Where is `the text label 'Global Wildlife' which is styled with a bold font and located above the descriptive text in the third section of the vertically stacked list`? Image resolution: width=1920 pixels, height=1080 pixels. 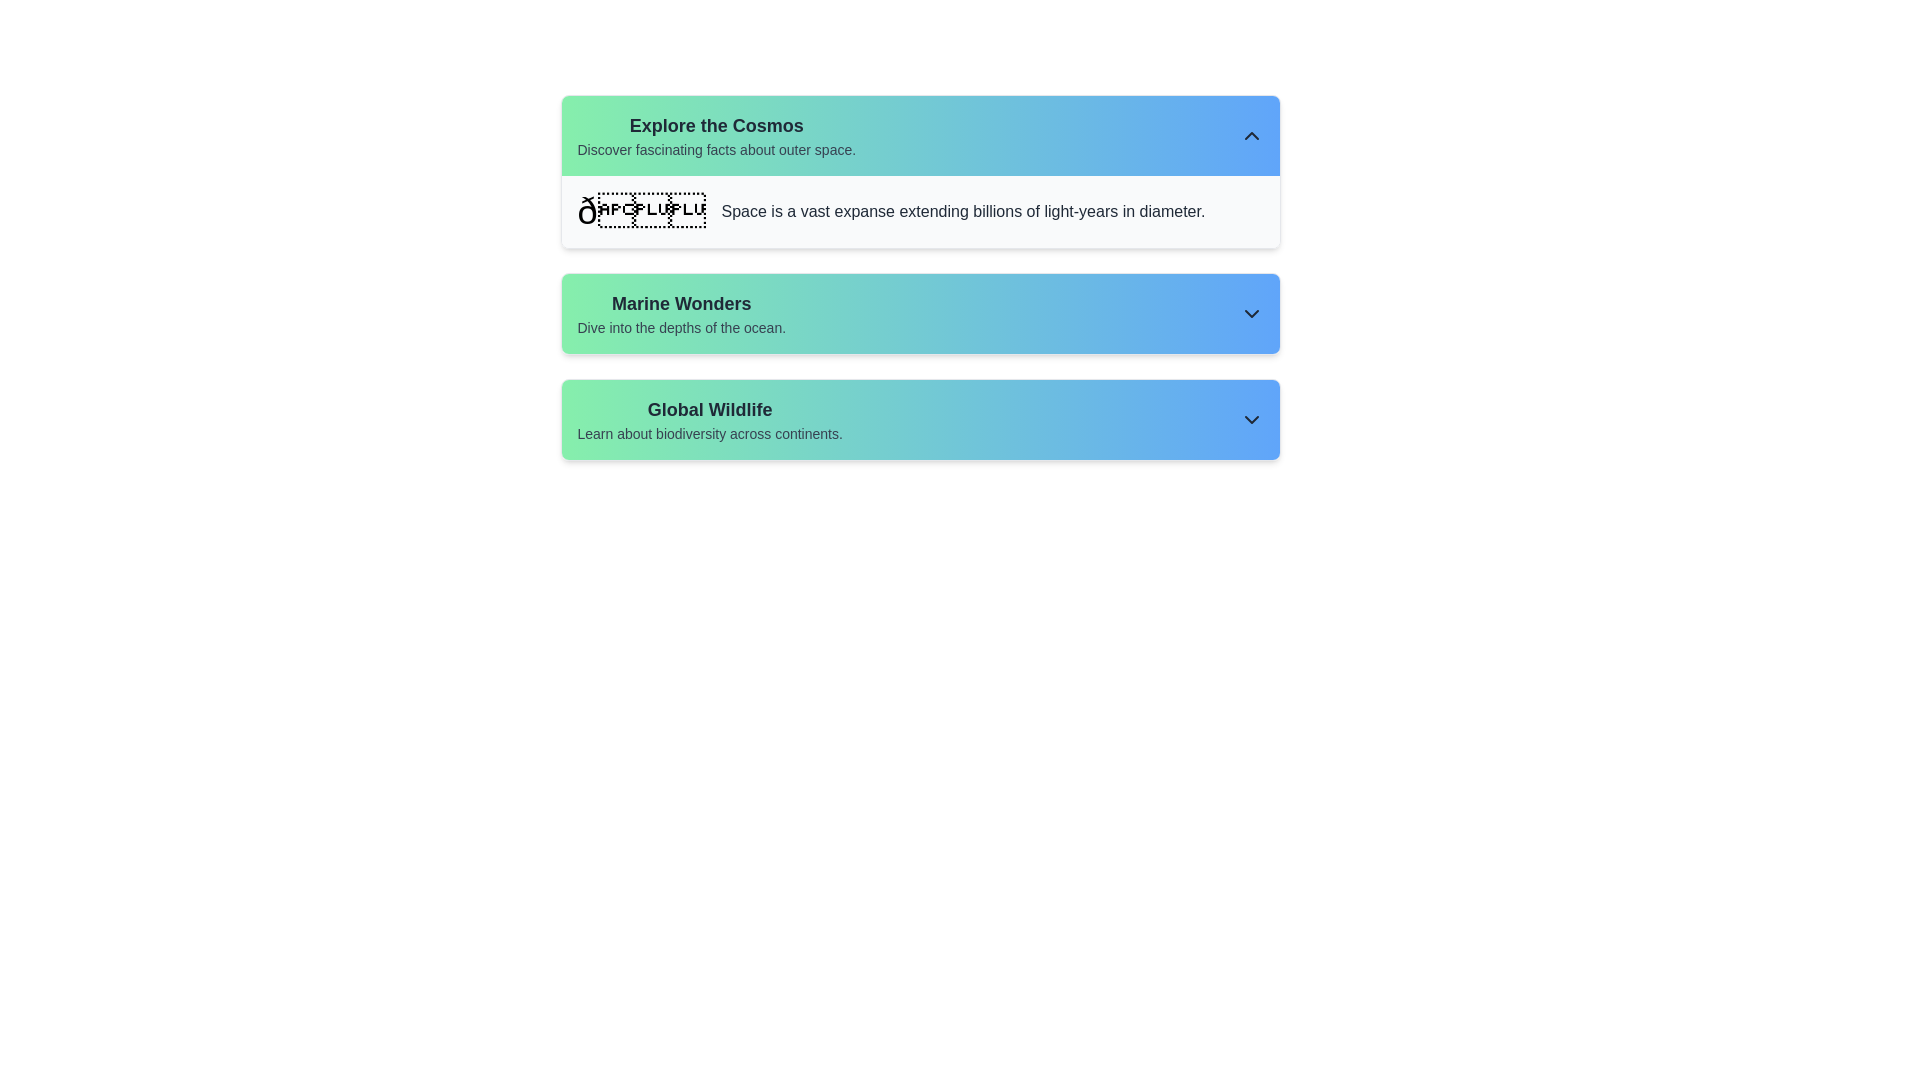
the text label 'Global Wildlife' which is styled with a bold font and located above the descriptive text in the third section of the vertically stacked list is located at coordinates (710, 408).